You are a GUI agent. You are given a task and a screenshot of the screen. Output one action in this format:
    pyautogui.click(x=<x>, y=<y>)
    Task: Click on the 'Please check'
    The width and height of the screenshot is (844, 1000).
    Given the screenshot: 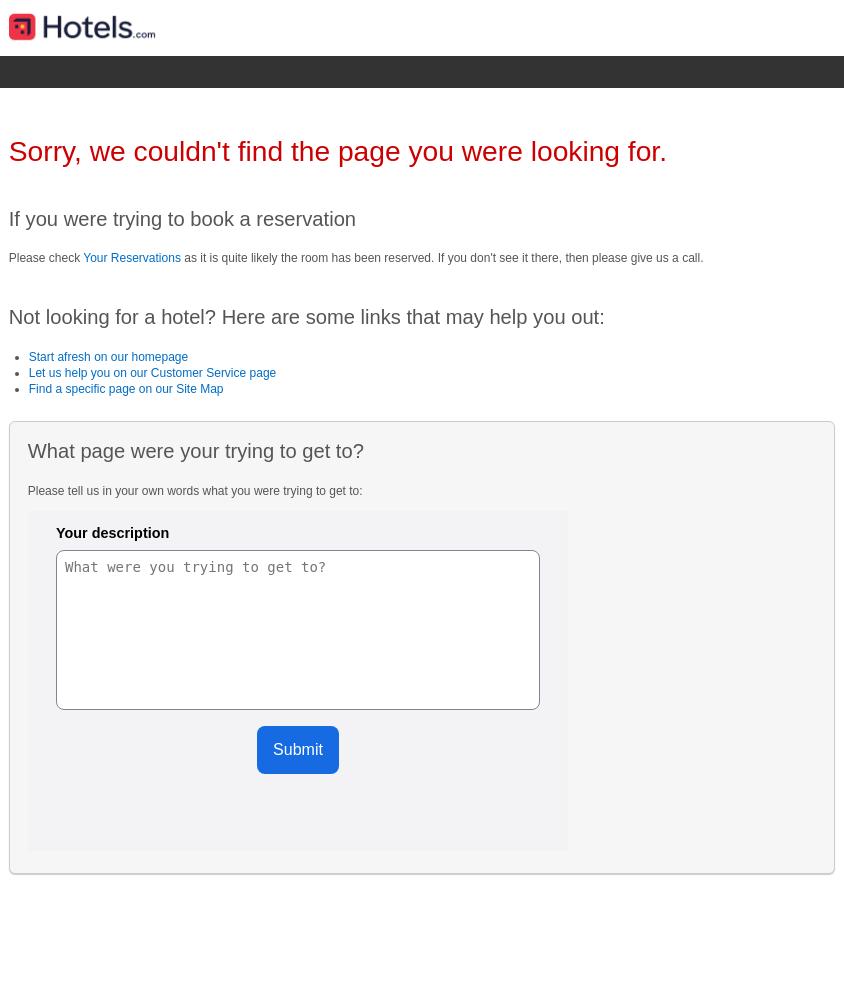 What is the action you would take?
    pyautogui.click(x=44, y=257)
    